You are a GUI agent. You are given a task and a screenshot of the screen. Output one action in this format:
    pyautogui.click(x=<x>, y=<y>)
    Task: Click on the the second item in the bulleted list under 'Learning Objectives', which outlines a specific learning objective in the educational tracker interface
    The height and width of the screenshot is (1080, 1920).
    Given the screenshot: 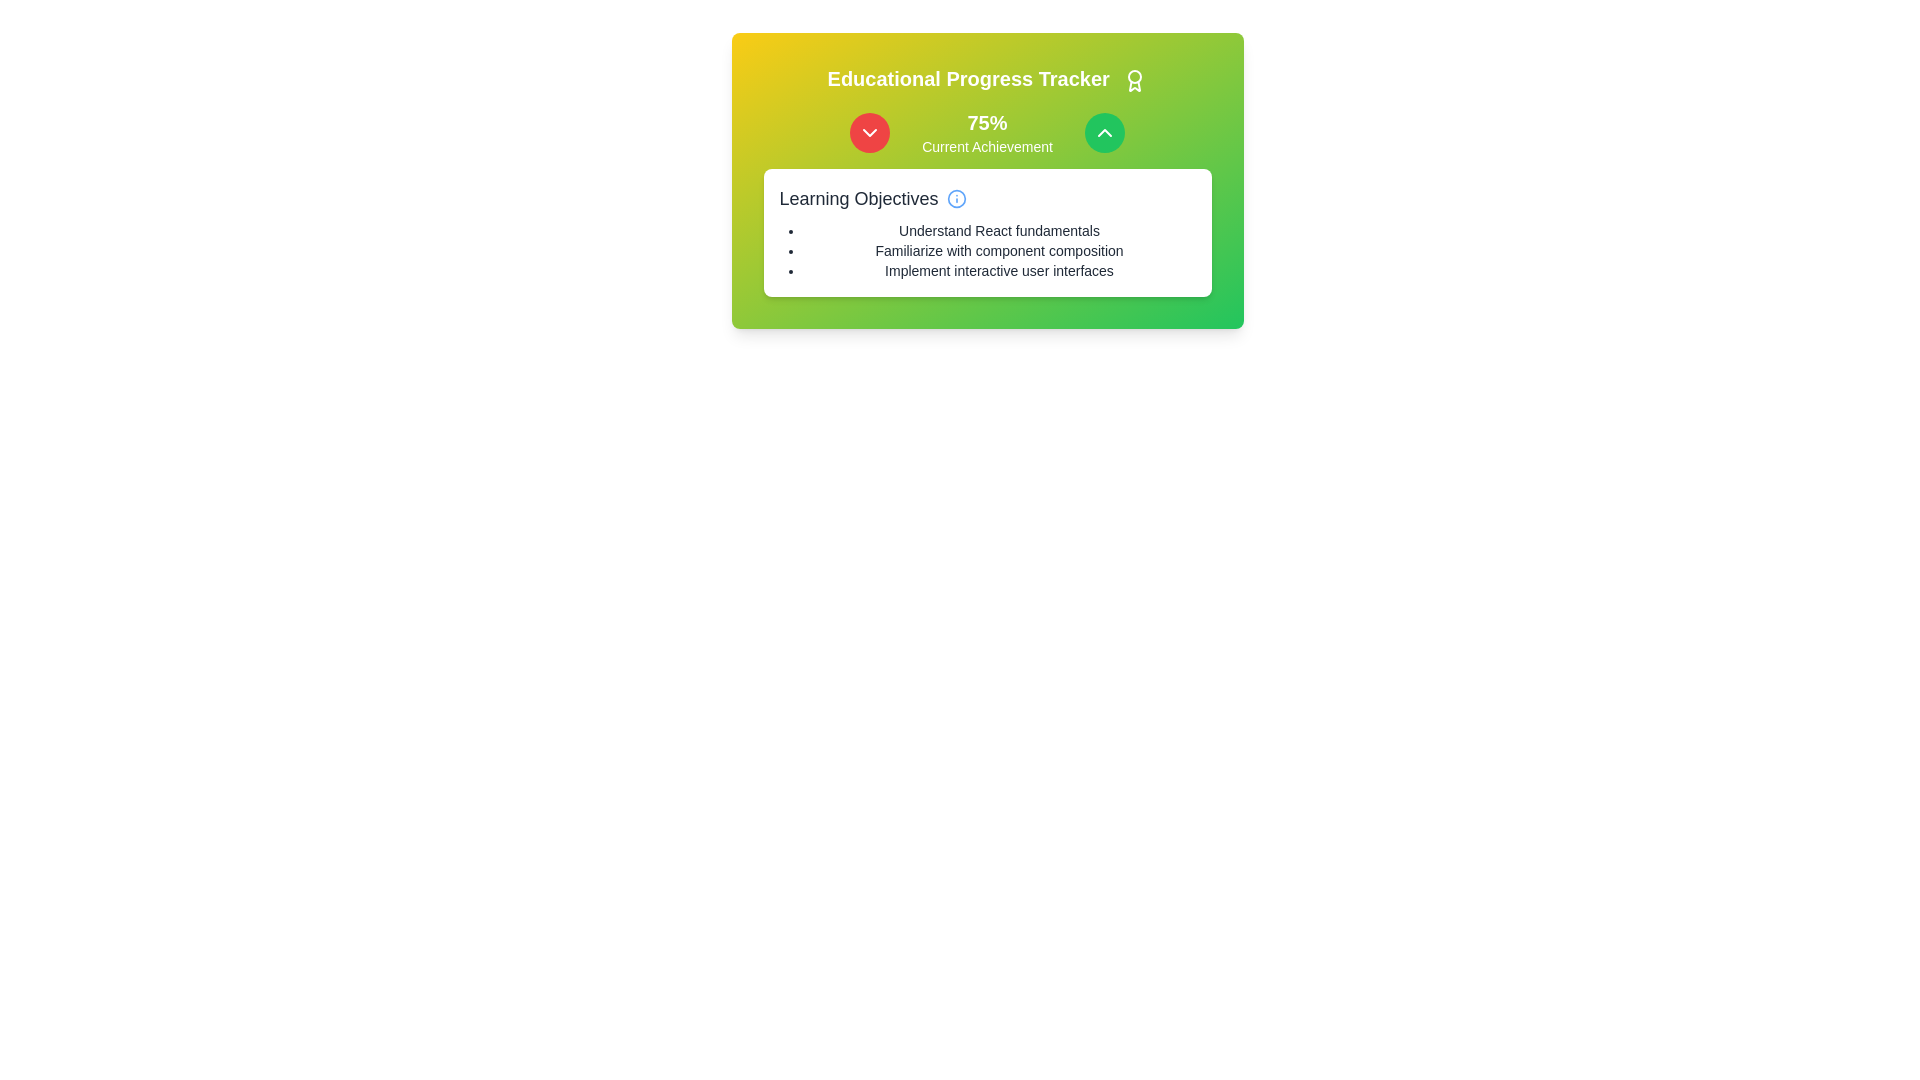 What is the action you would take?
    pyautogui.click(x=999, y=249)
    